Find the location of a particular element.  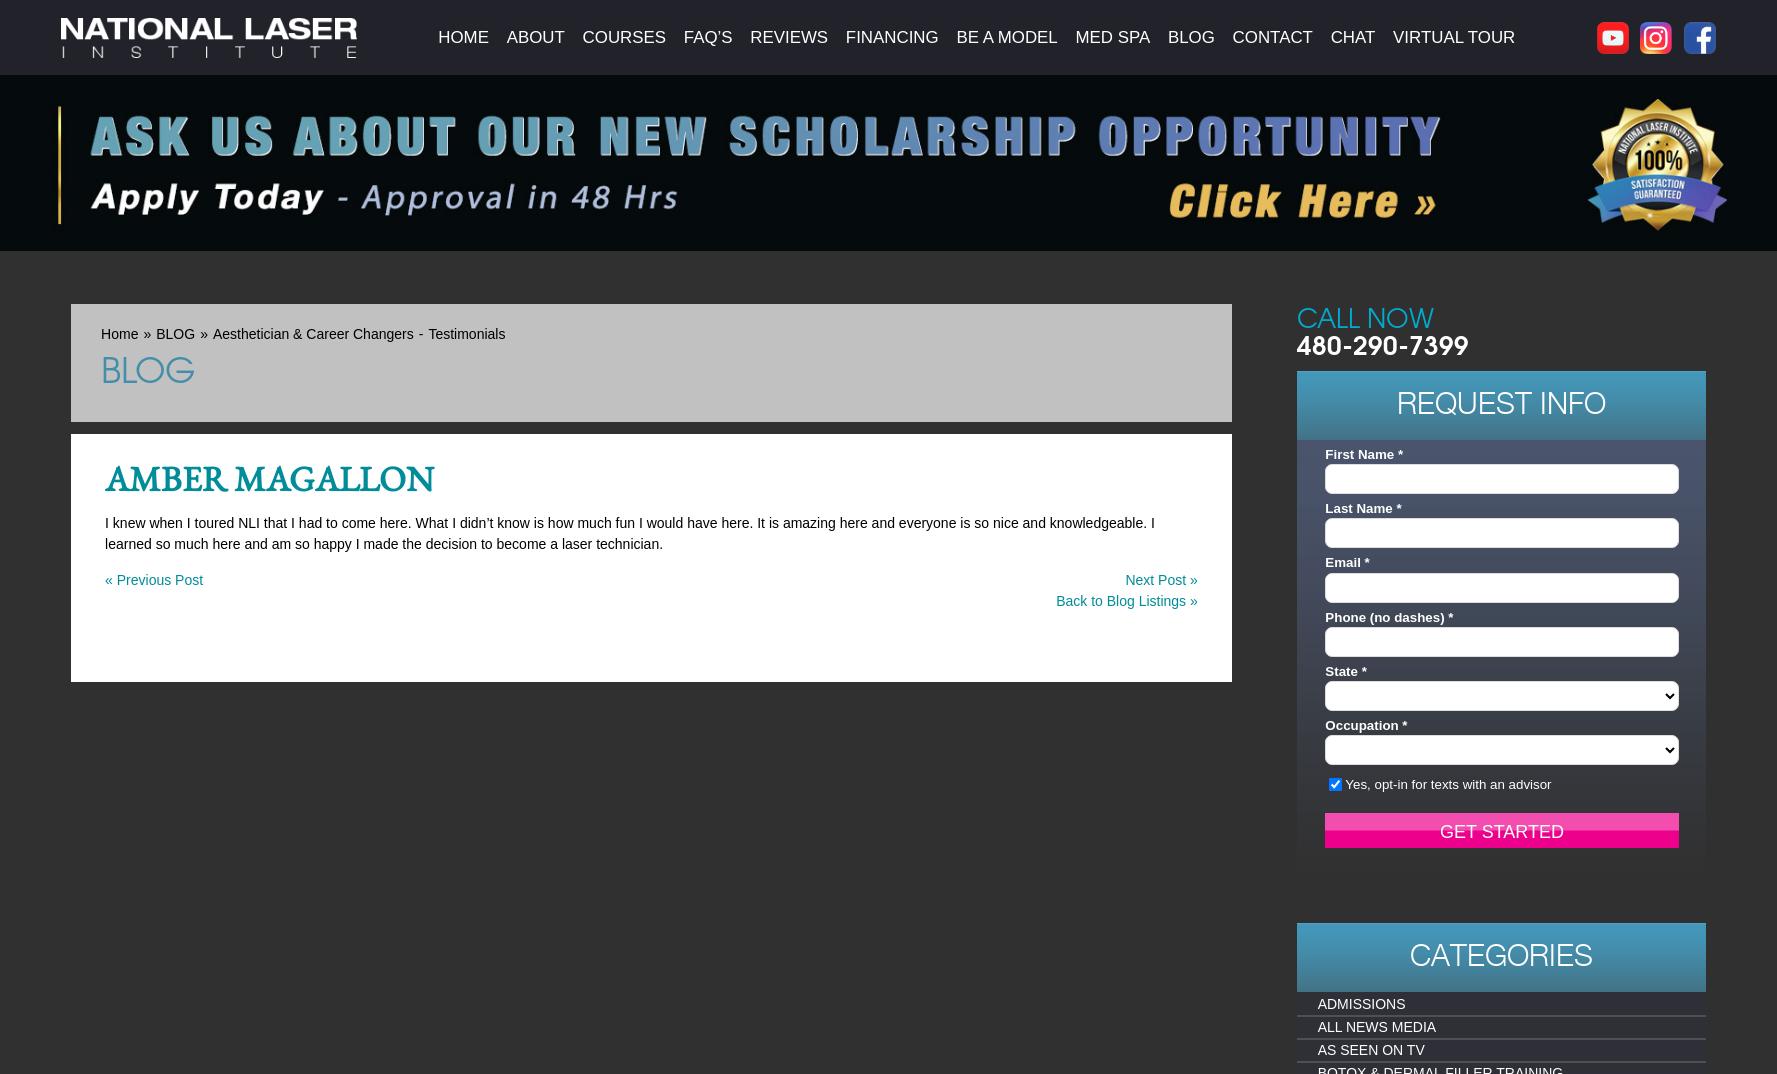

'Chat' is located at coordinates (1352, 35).